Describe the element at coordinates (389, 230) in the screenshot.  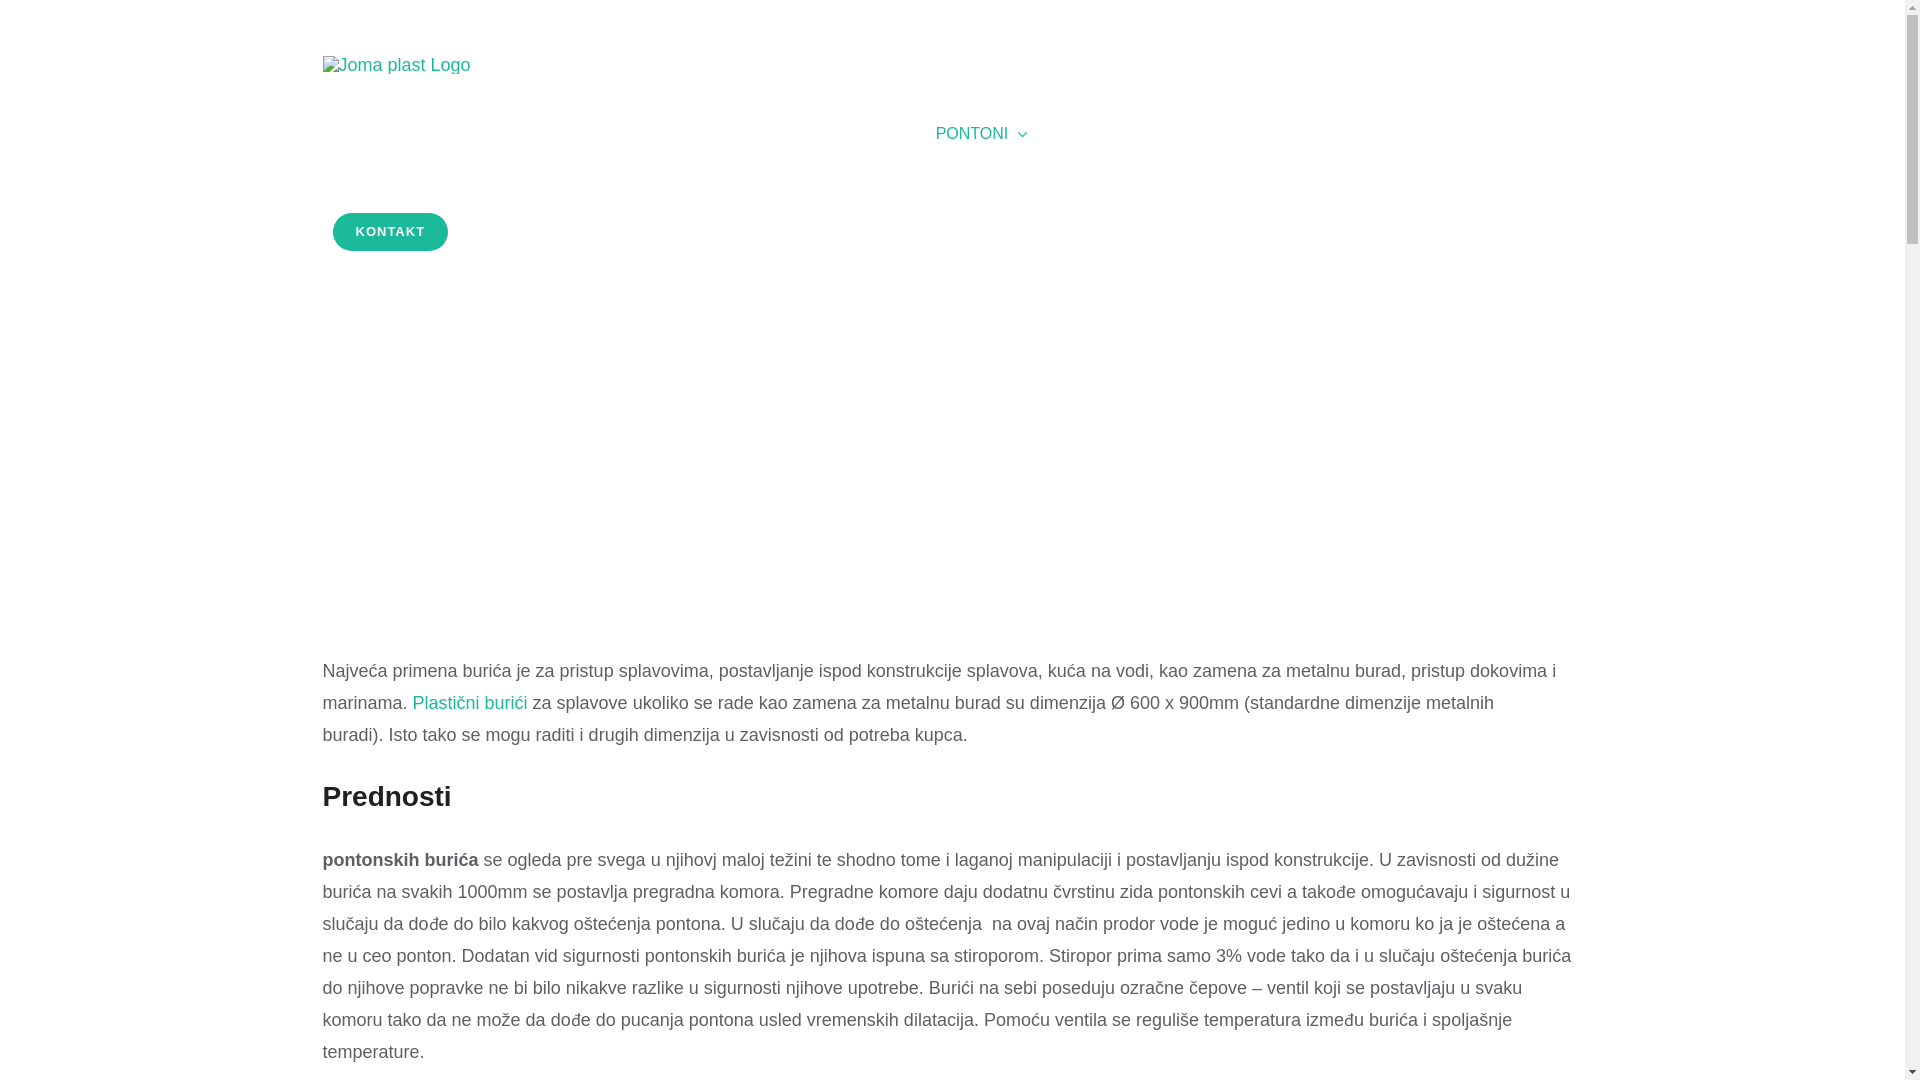
I see `'KONTAKT'` at that location.